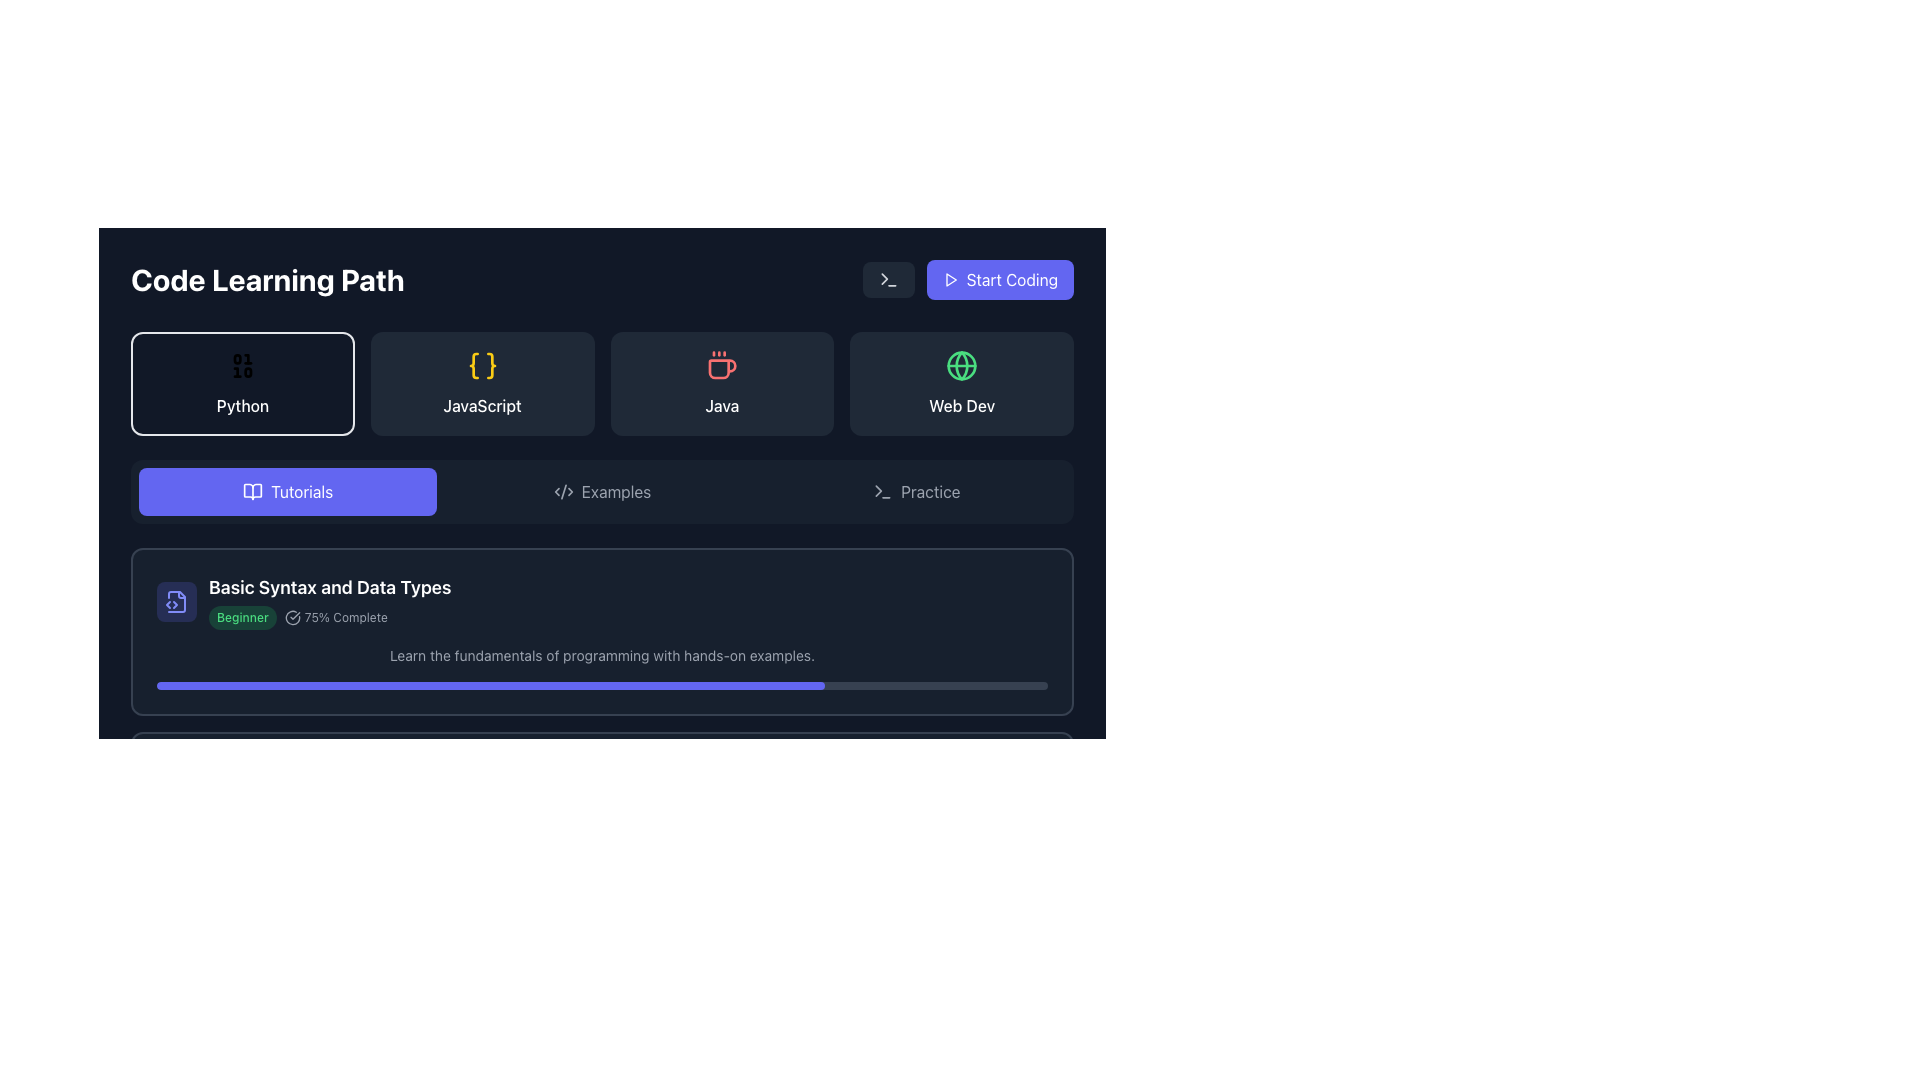 The height and width of the screenshot is (1080, 1920). I want to click on the decorative icon representing the 'Tutorials' section, which is located to the left of the 'Tutorials' button text in the navigation area, so click(252, 492).